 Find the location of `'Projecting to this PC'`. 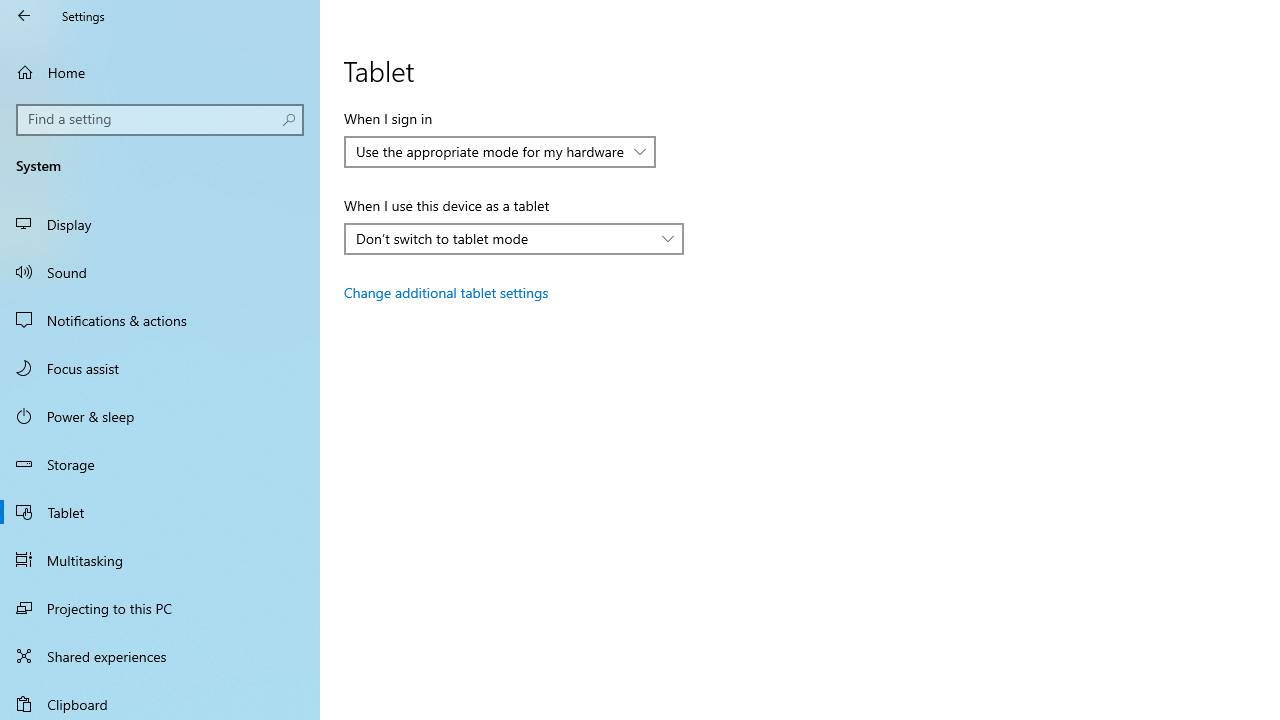

'Projecting to this PC' is located at coordinates (160, 607).